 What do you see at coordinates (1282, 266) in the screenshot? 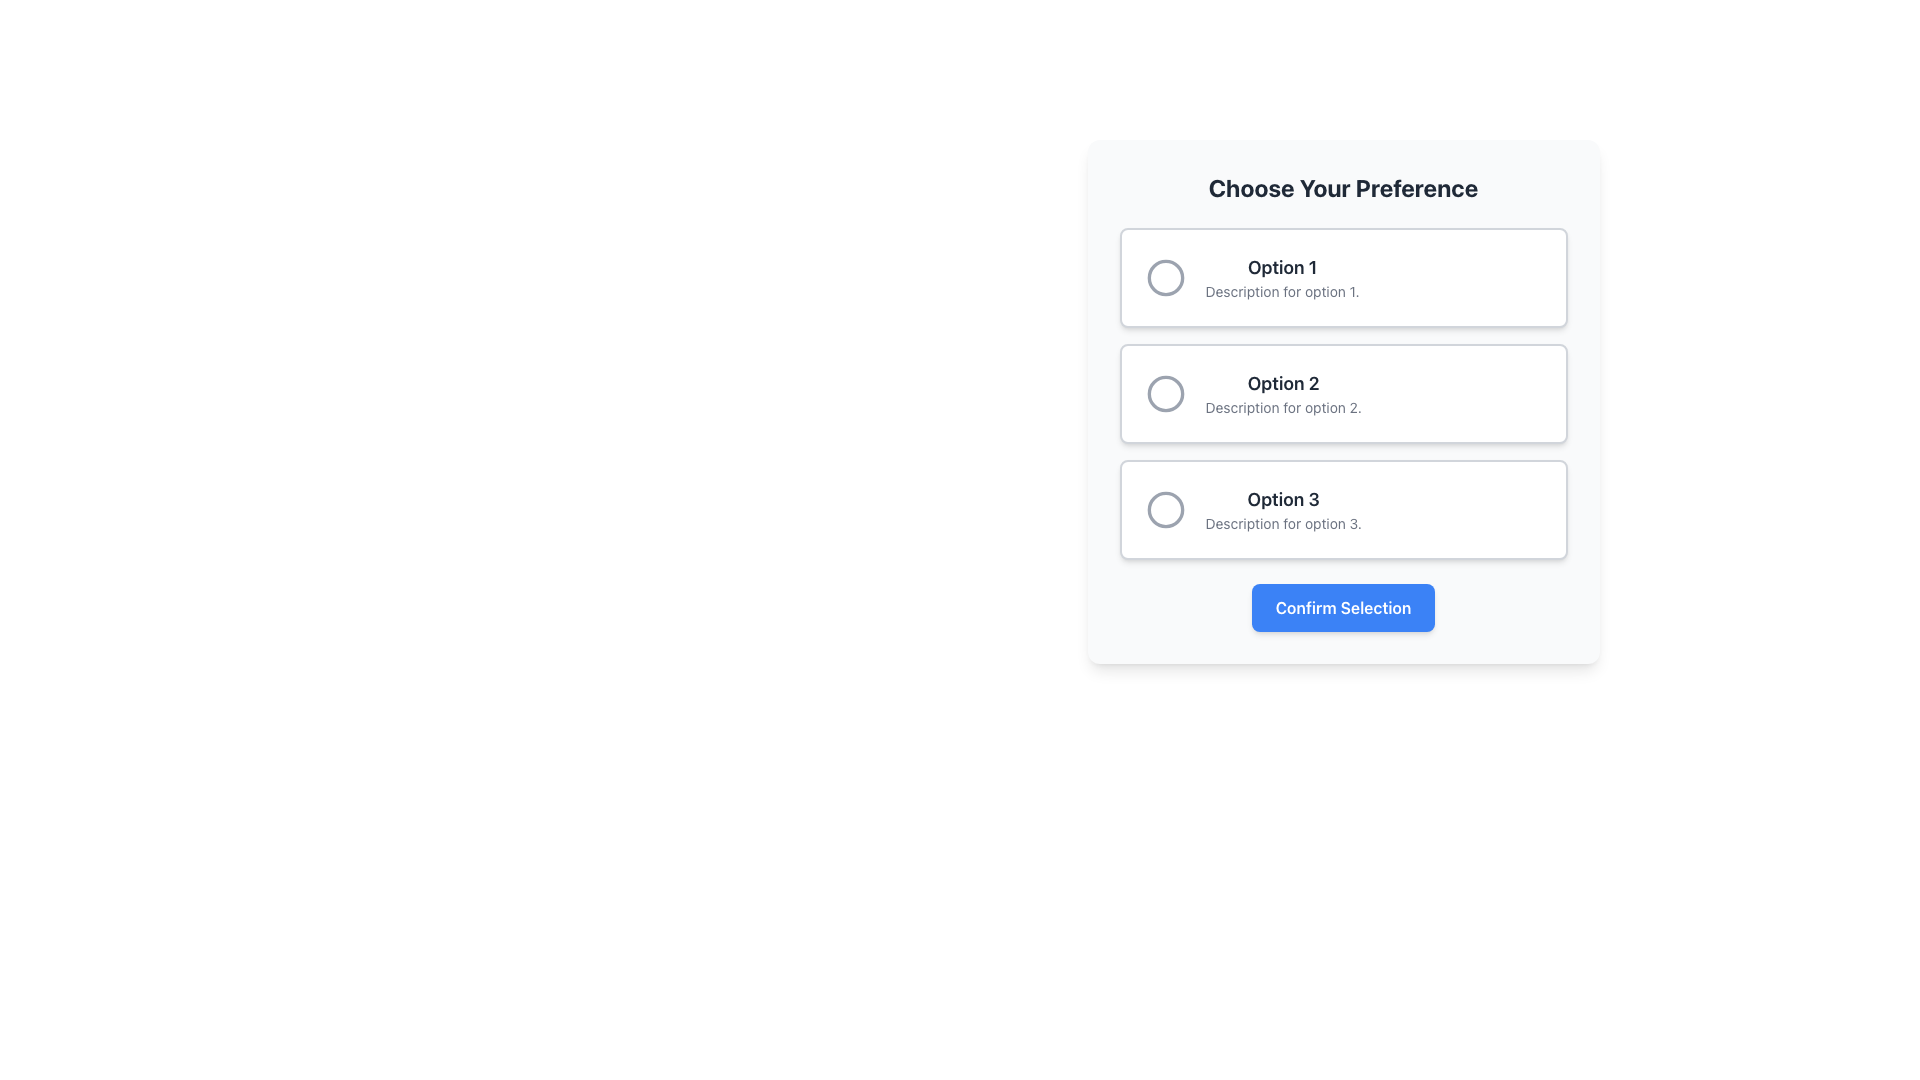
I see `the text label displaying 'Option 1' which is a large, bold, dark gray font located in the topmost card of a vertically stacked list of options` at bounding box center [1282, 266].